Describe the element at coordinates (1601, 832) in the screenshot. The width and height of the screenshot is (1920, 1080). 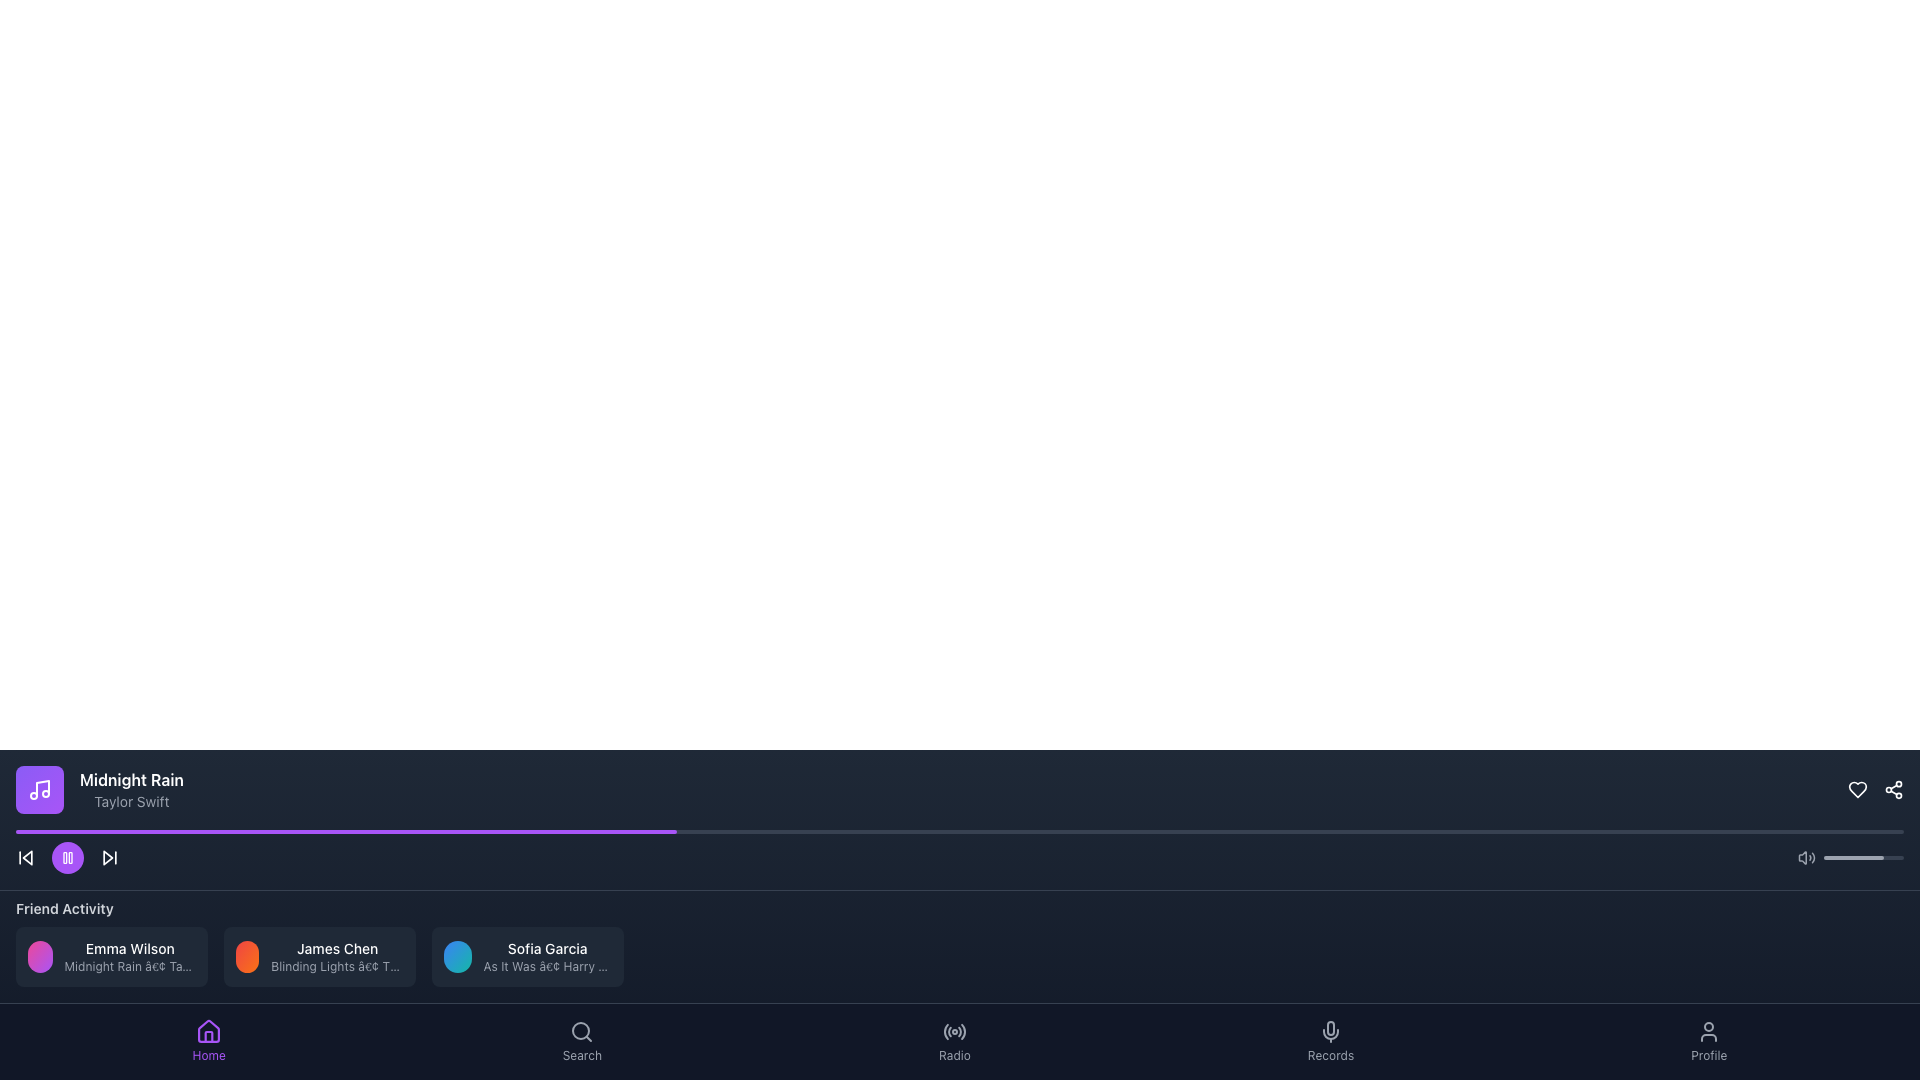
I see `the progress bar` at that location.